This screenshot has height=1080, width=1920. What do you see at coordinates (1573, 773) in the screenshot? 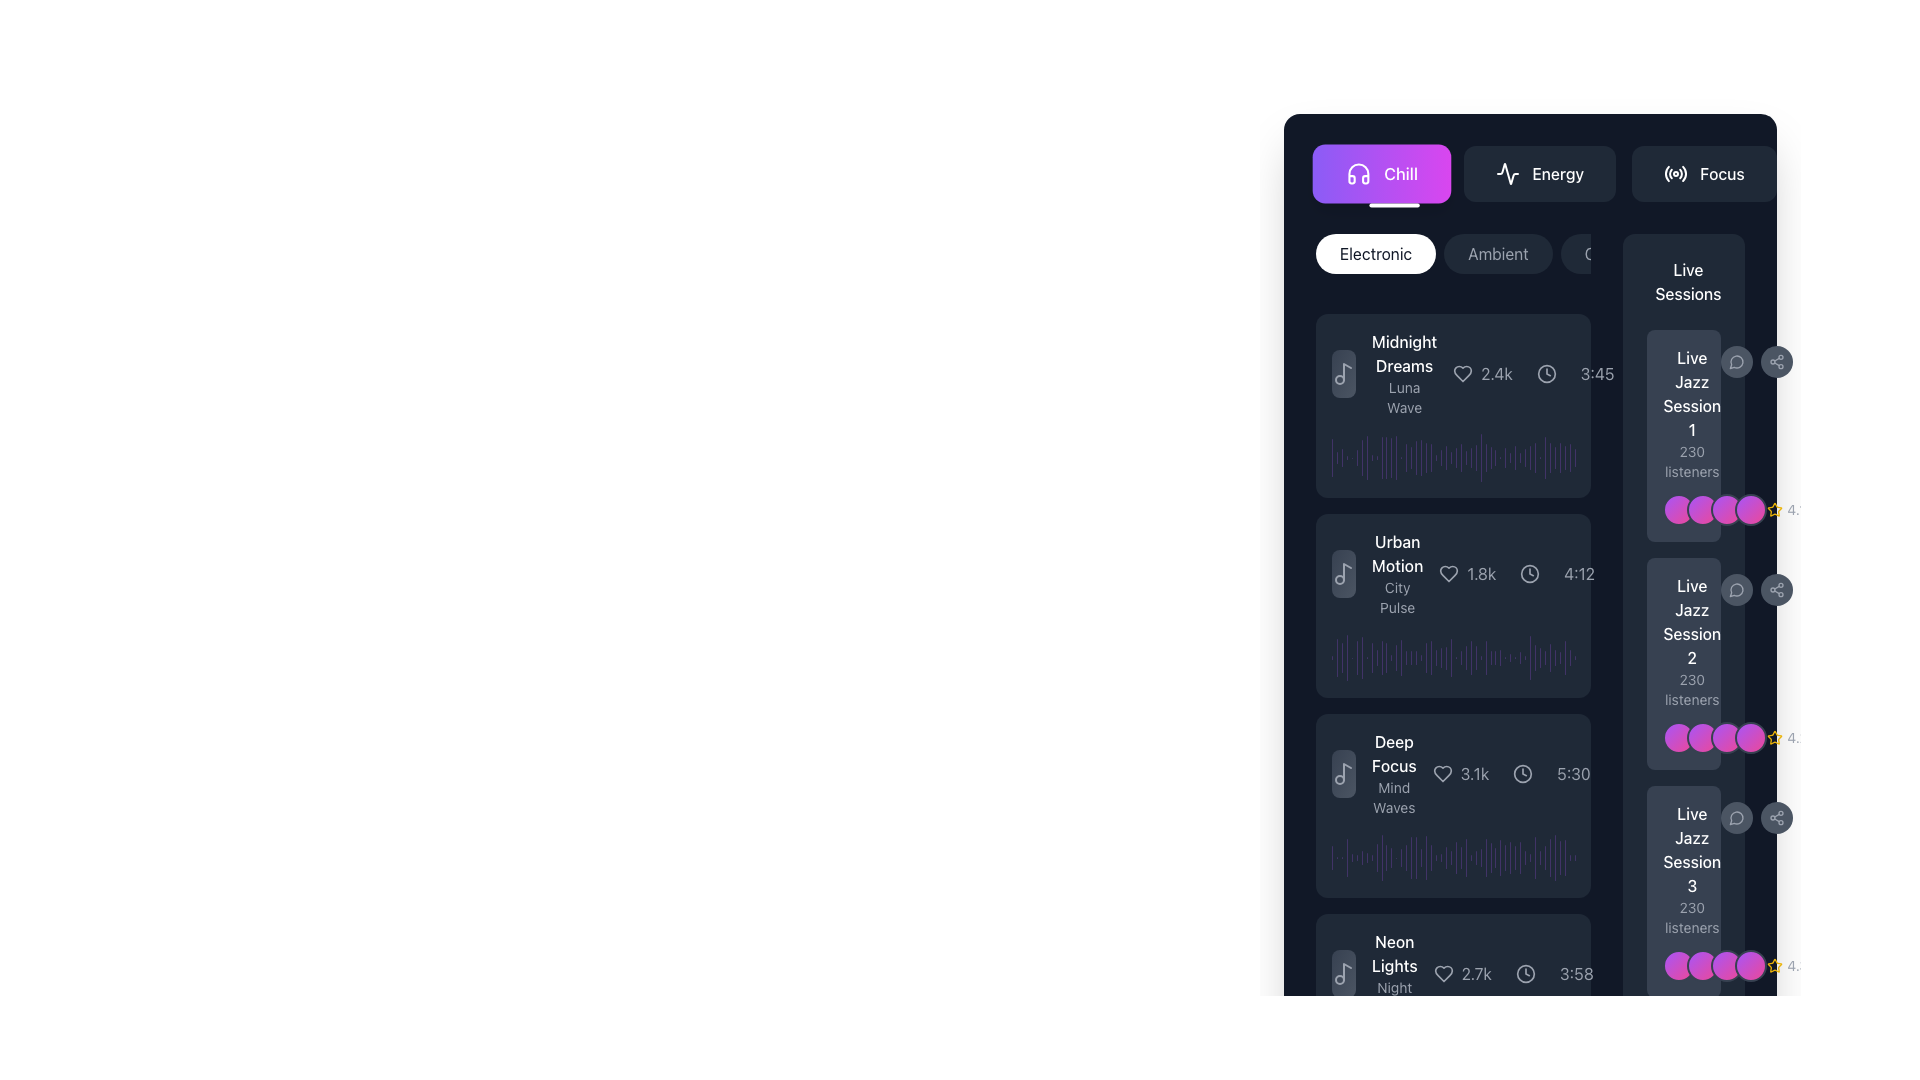
I see `time displayed in the text label that shows the duration of an audio track, positioned to the right of the clock icon and the numerical text '3.1k'` at bounding box center [1573, 773].